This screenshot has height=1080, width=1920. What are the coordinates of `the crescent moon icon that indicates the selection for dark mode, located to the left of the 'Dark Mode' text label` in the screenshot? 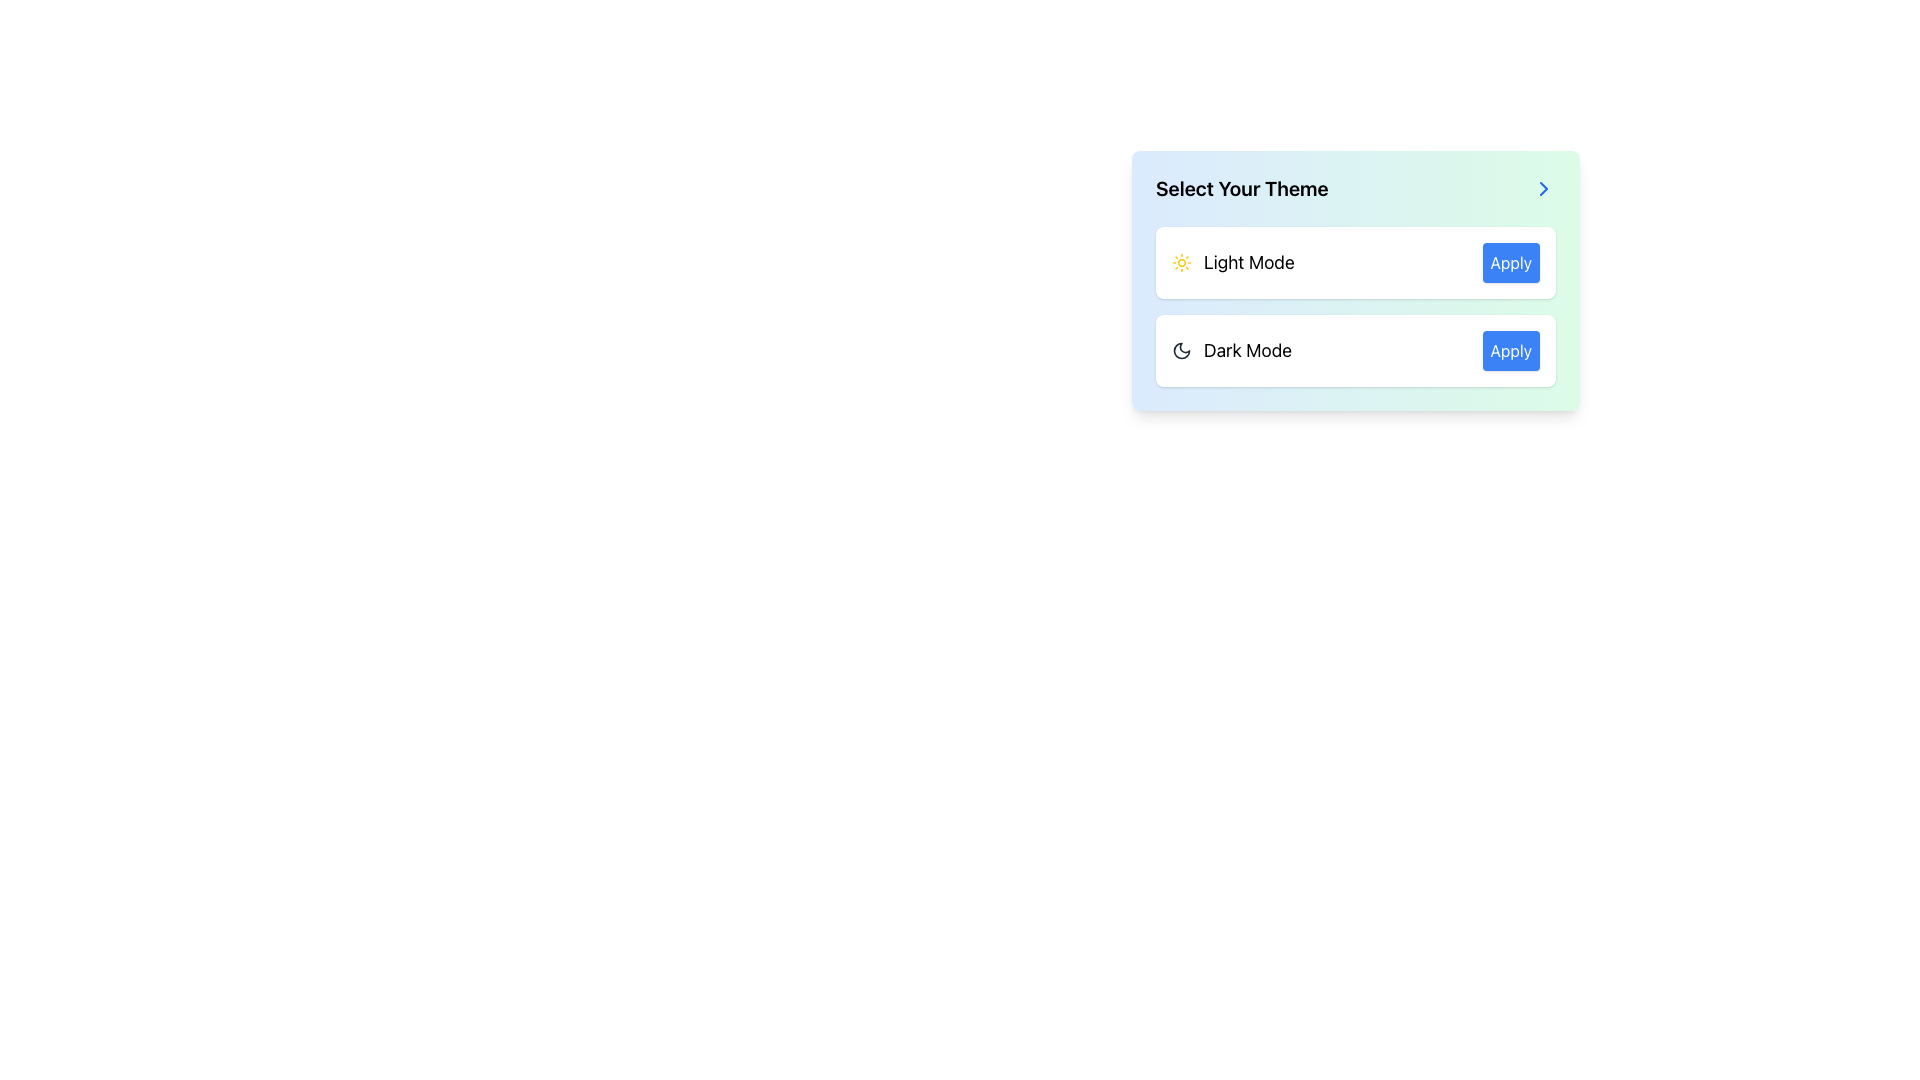 It's located at (1181, 350).